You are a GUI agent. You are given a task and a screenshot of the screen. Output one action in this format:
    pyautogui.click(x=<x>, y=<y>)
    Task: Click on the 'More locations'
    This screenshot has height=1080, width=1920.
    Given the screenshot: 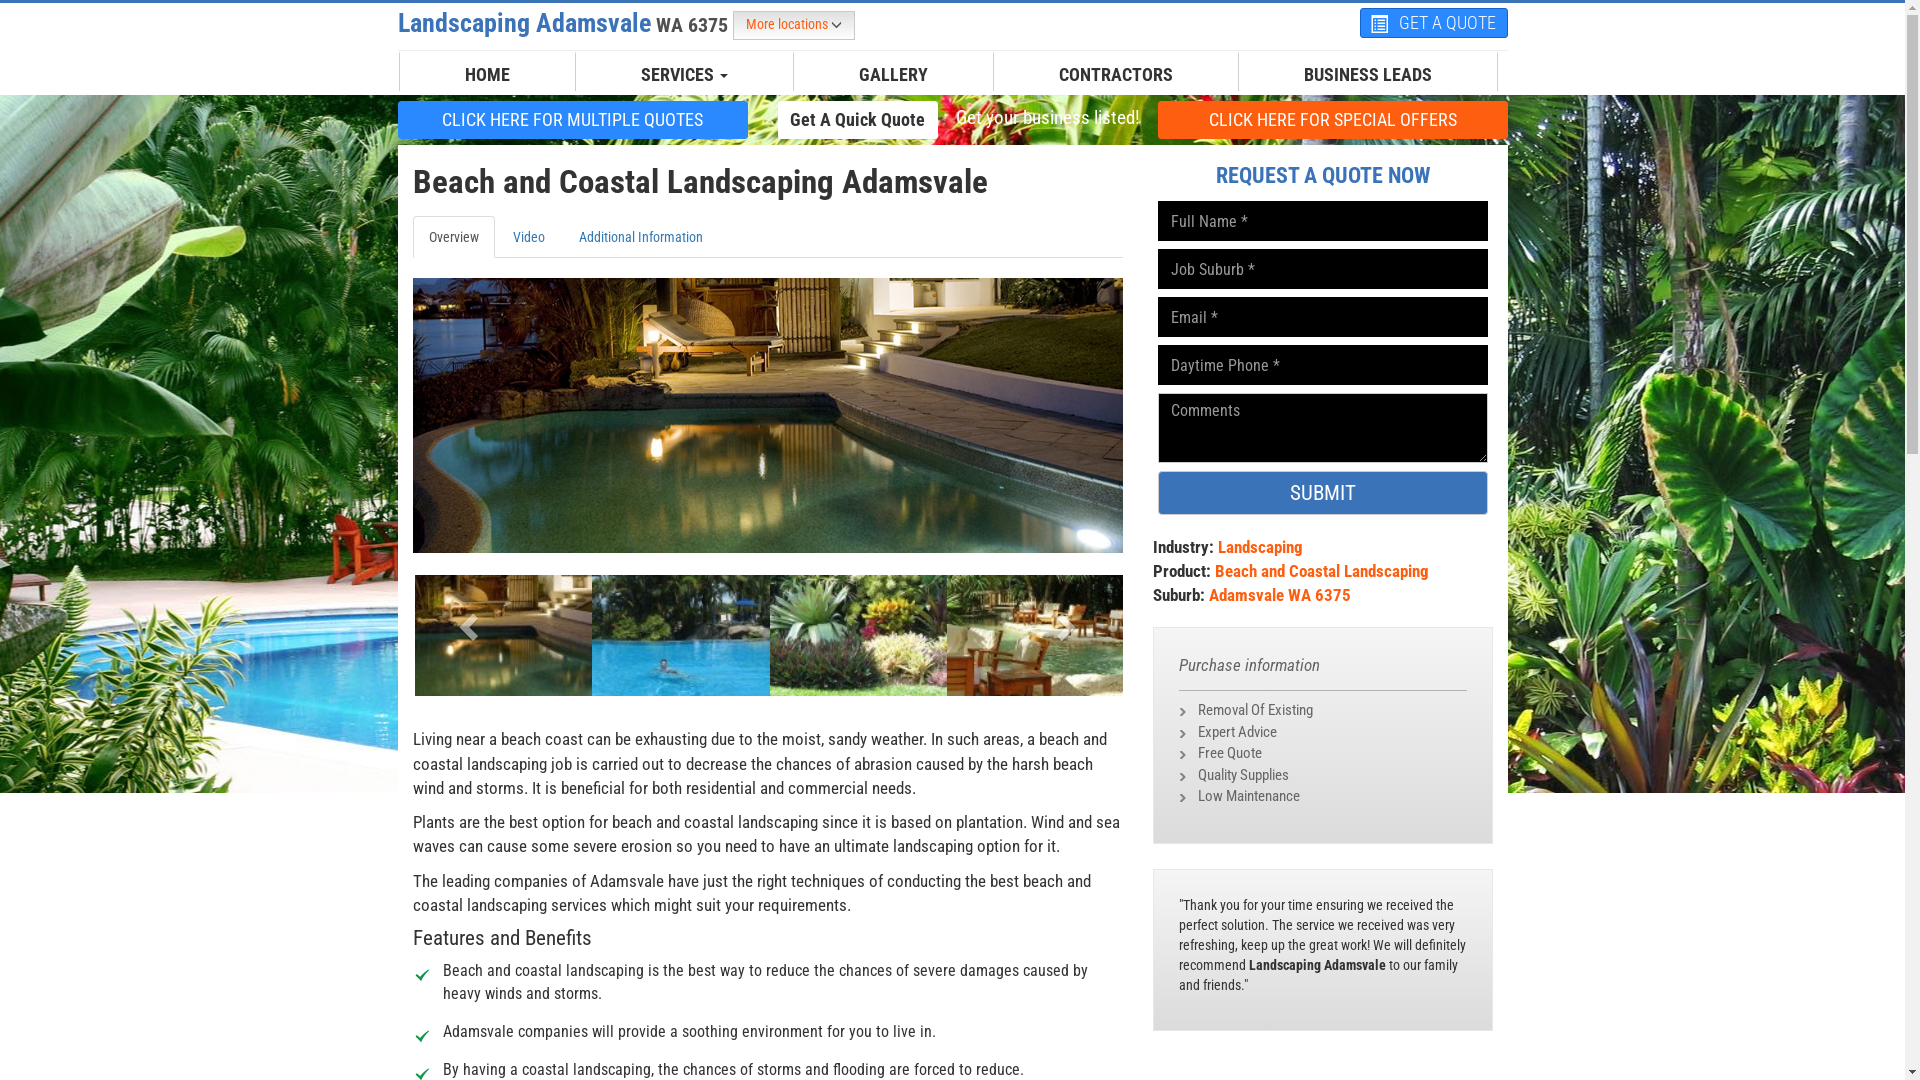 What is the action you would take?
    pyautogui.click(x=791, y=25)
    